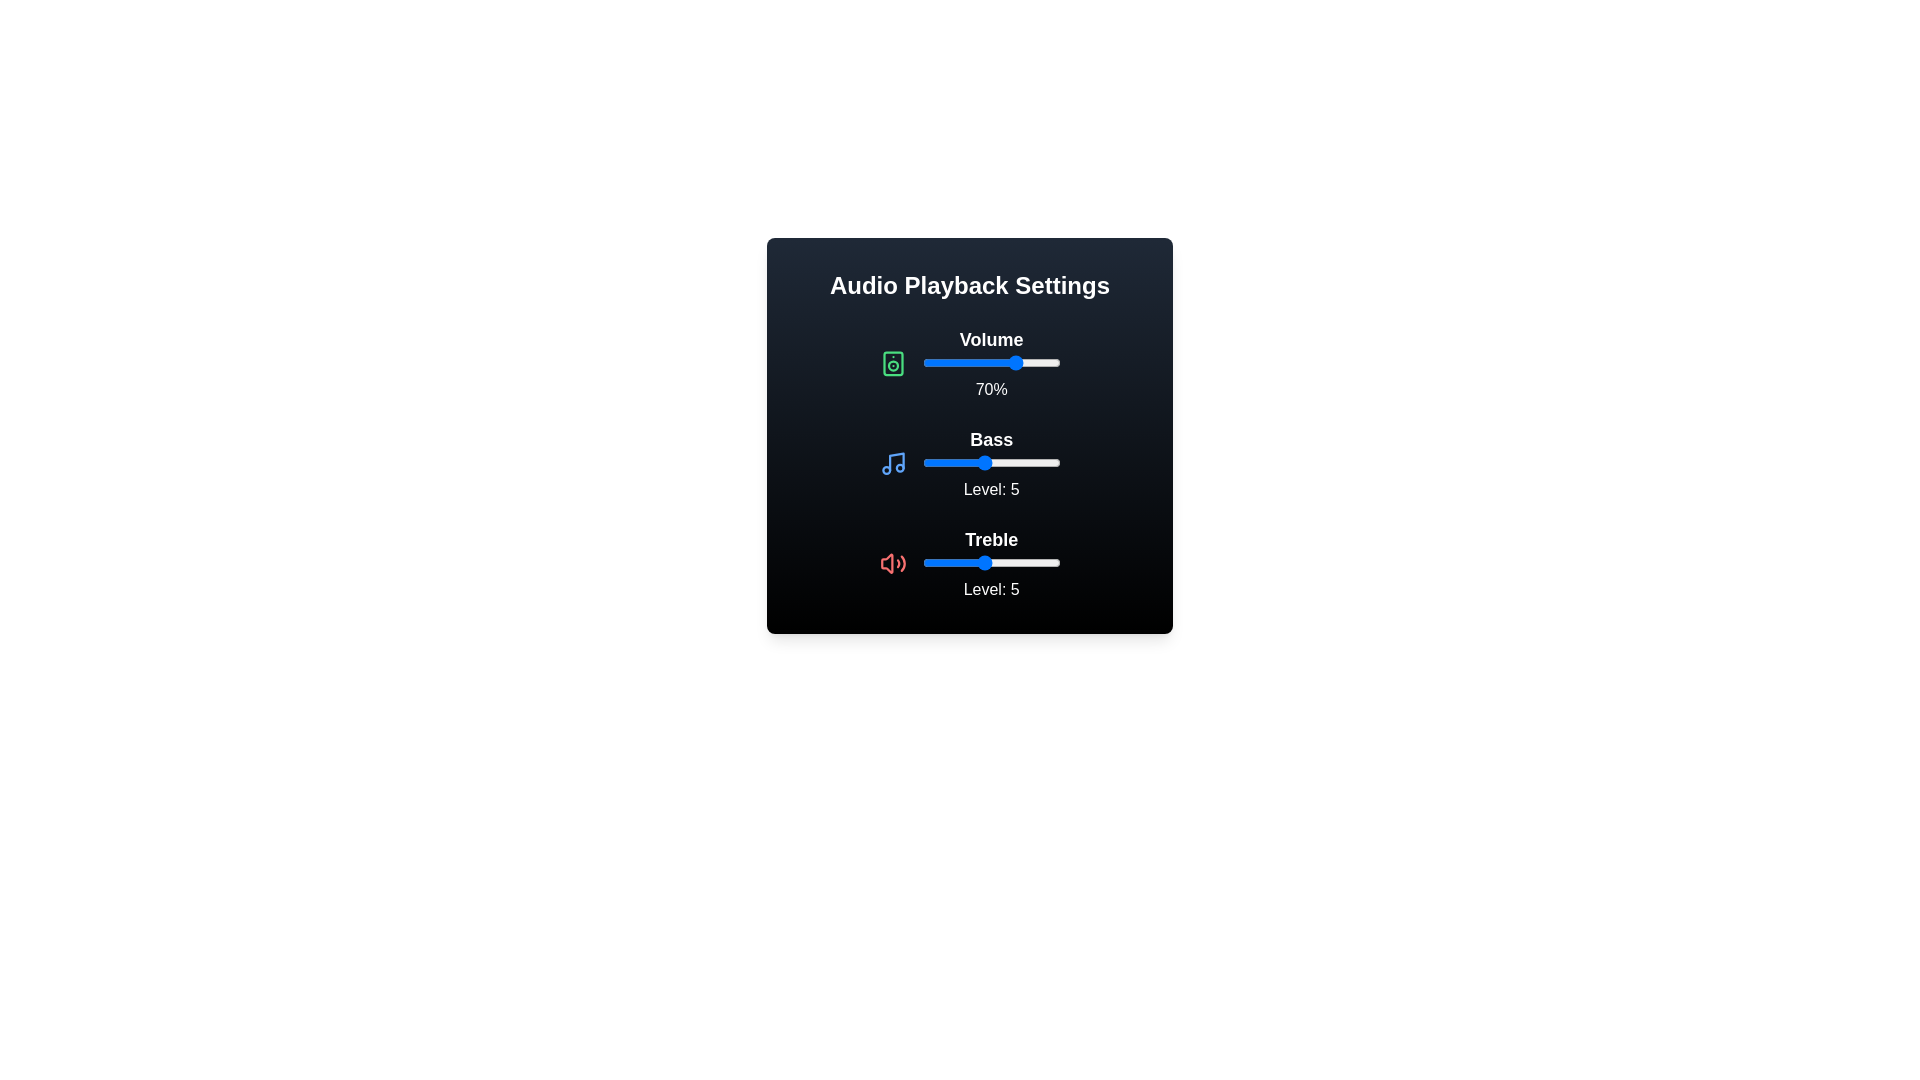 Image resolution: width=1920 pixels, height=1080 pixels. What do you see at coordinates (952, 563) in the screenshot?
I see `the treble level` at bounding box center [952, 563].